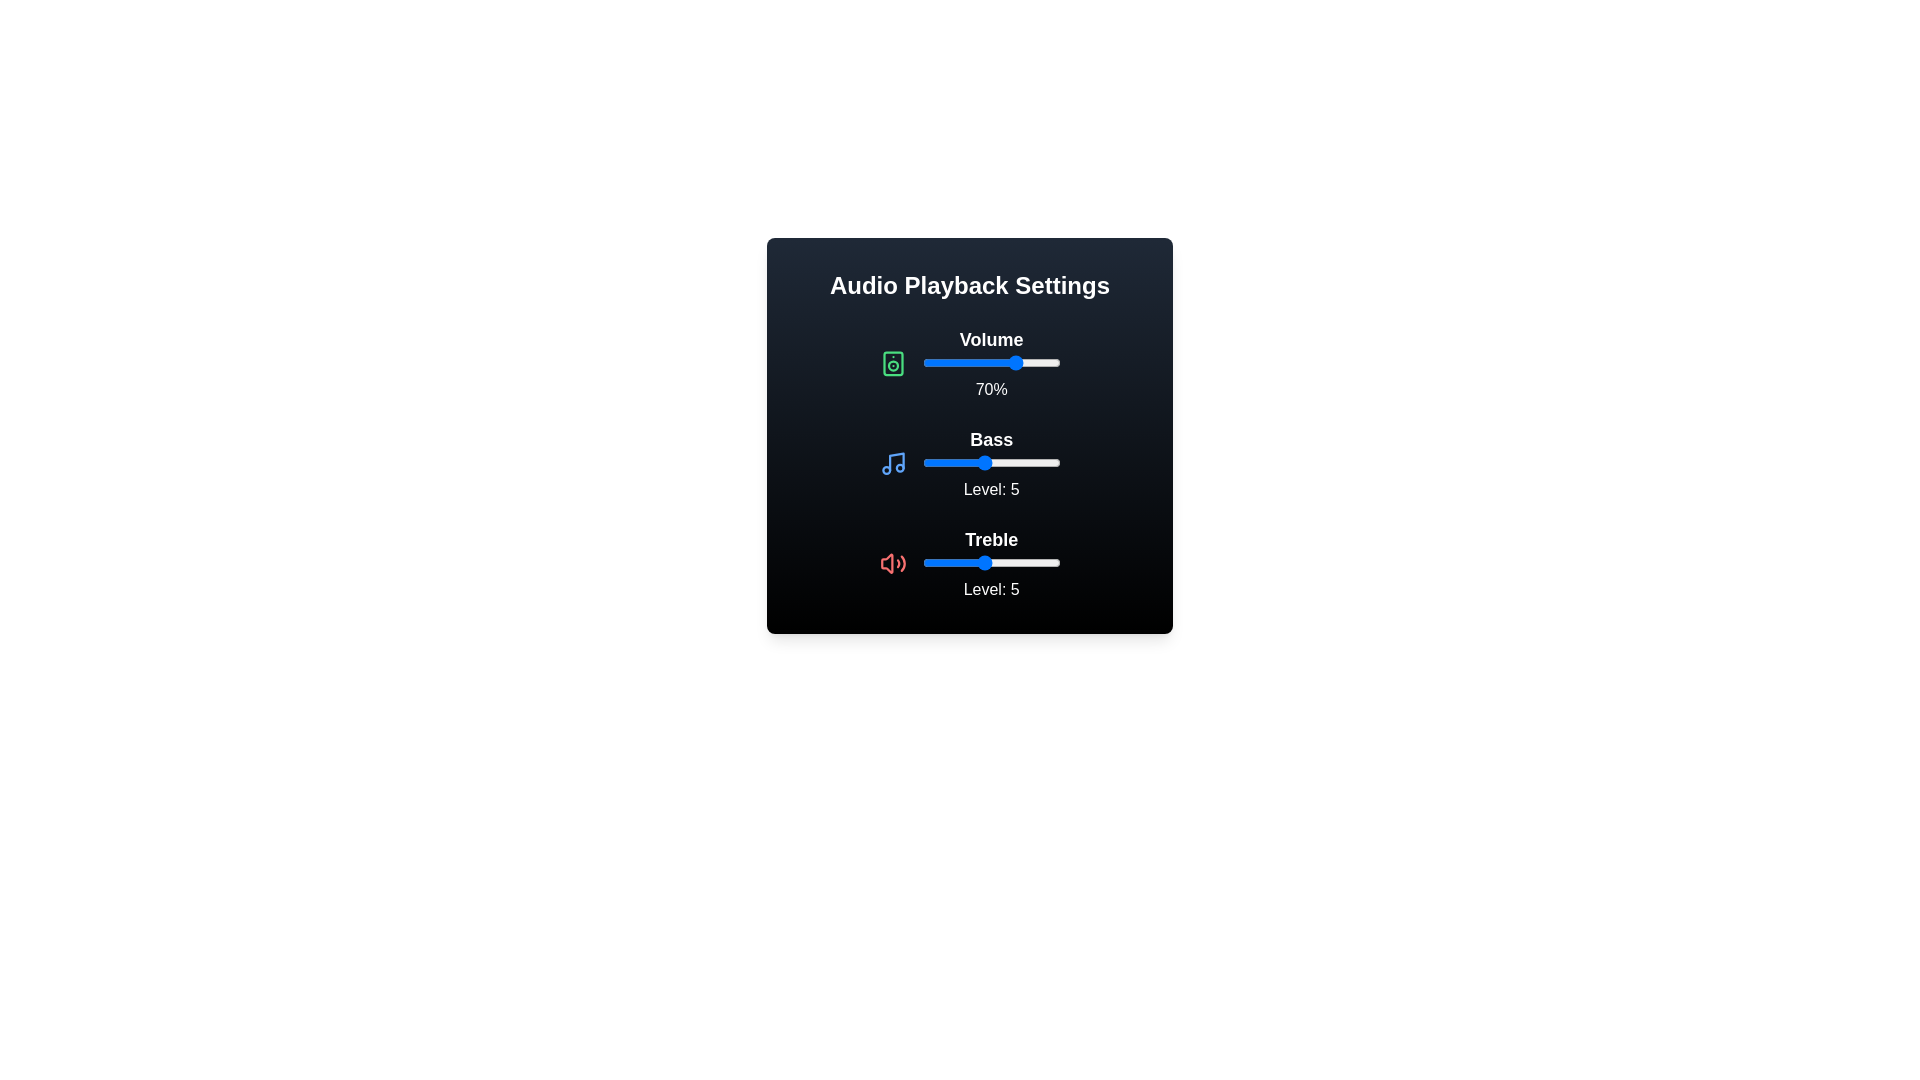 Image resolution: width=1920 pixels, height=1080 pixels. What do you see at coordinates (952, 563) in the screenshot?
I see `the treble level` at bounding box center [952, 563].